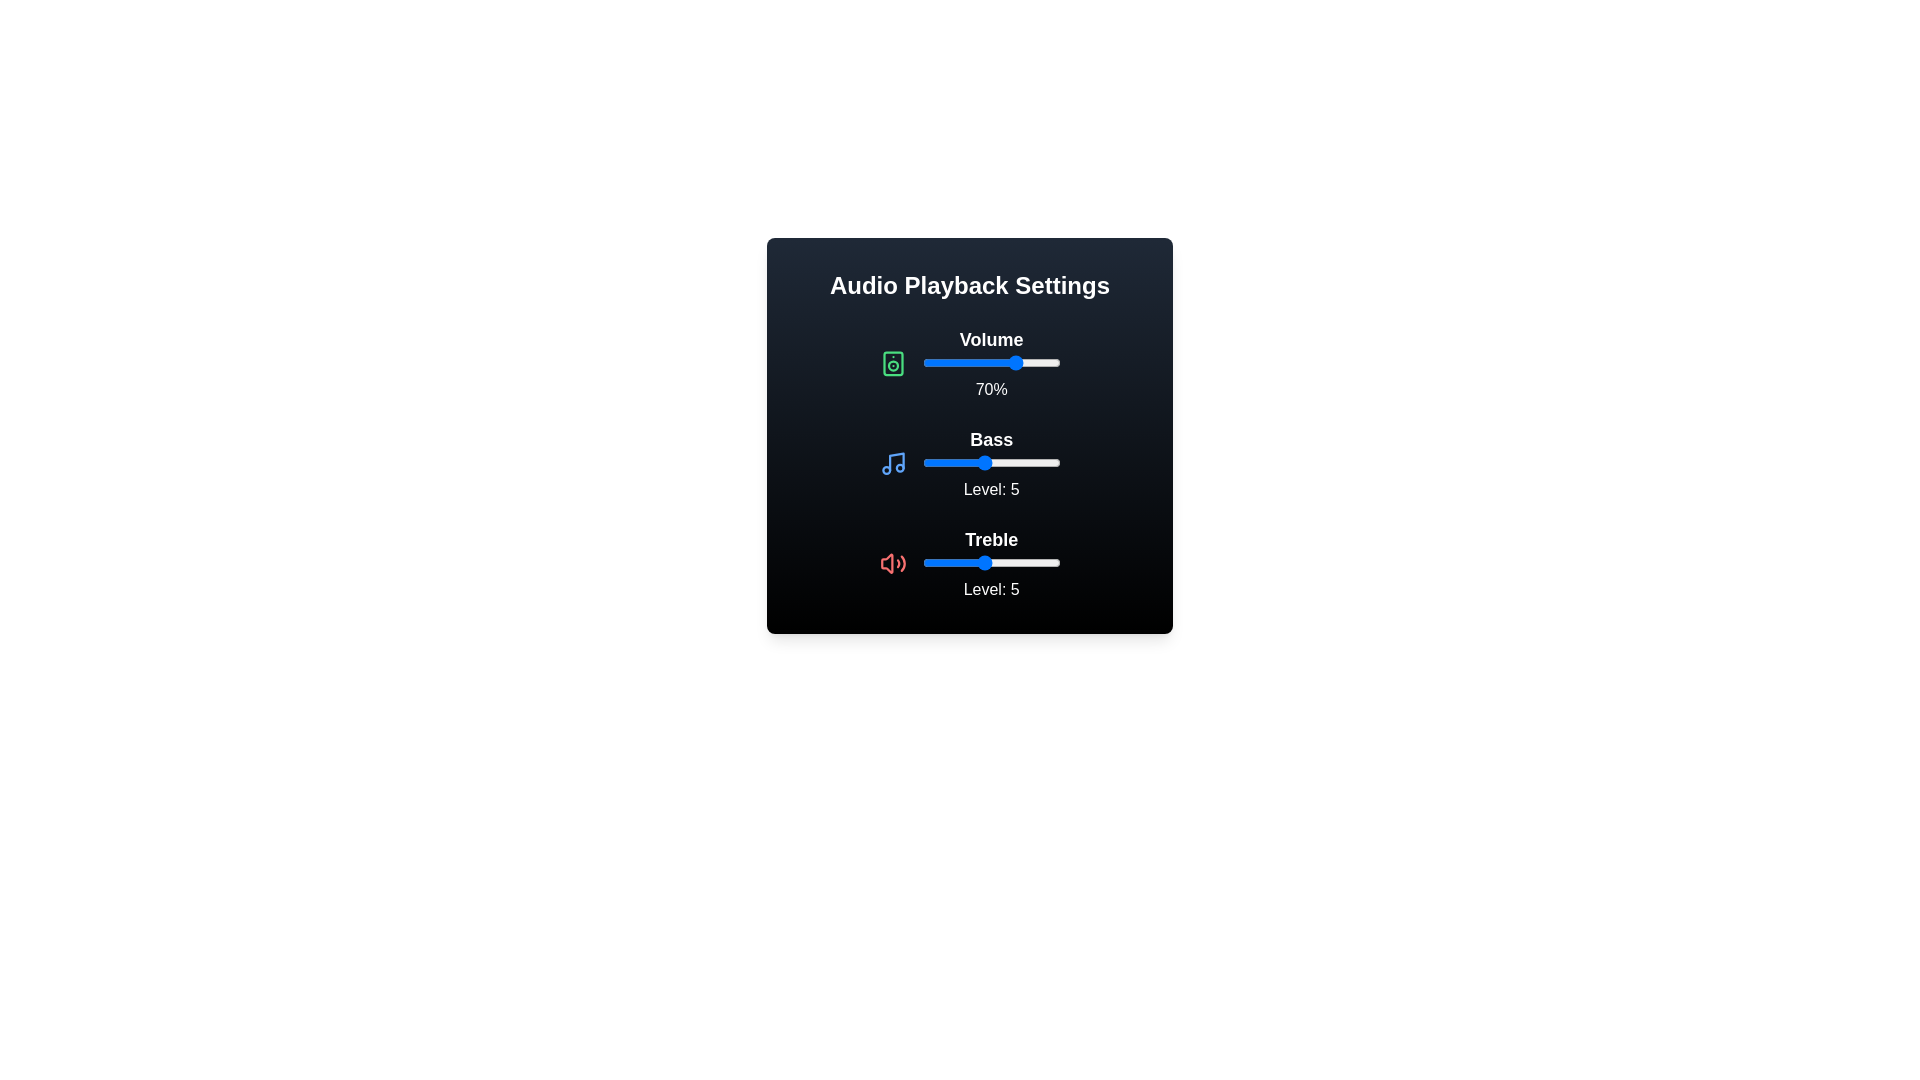 Image resolution: width=1920 pixels, height=1080 pixels. What do you see at coordinates (952, 563) in the screenshot?
I see `the treble level` at bounding box center [952, 563].